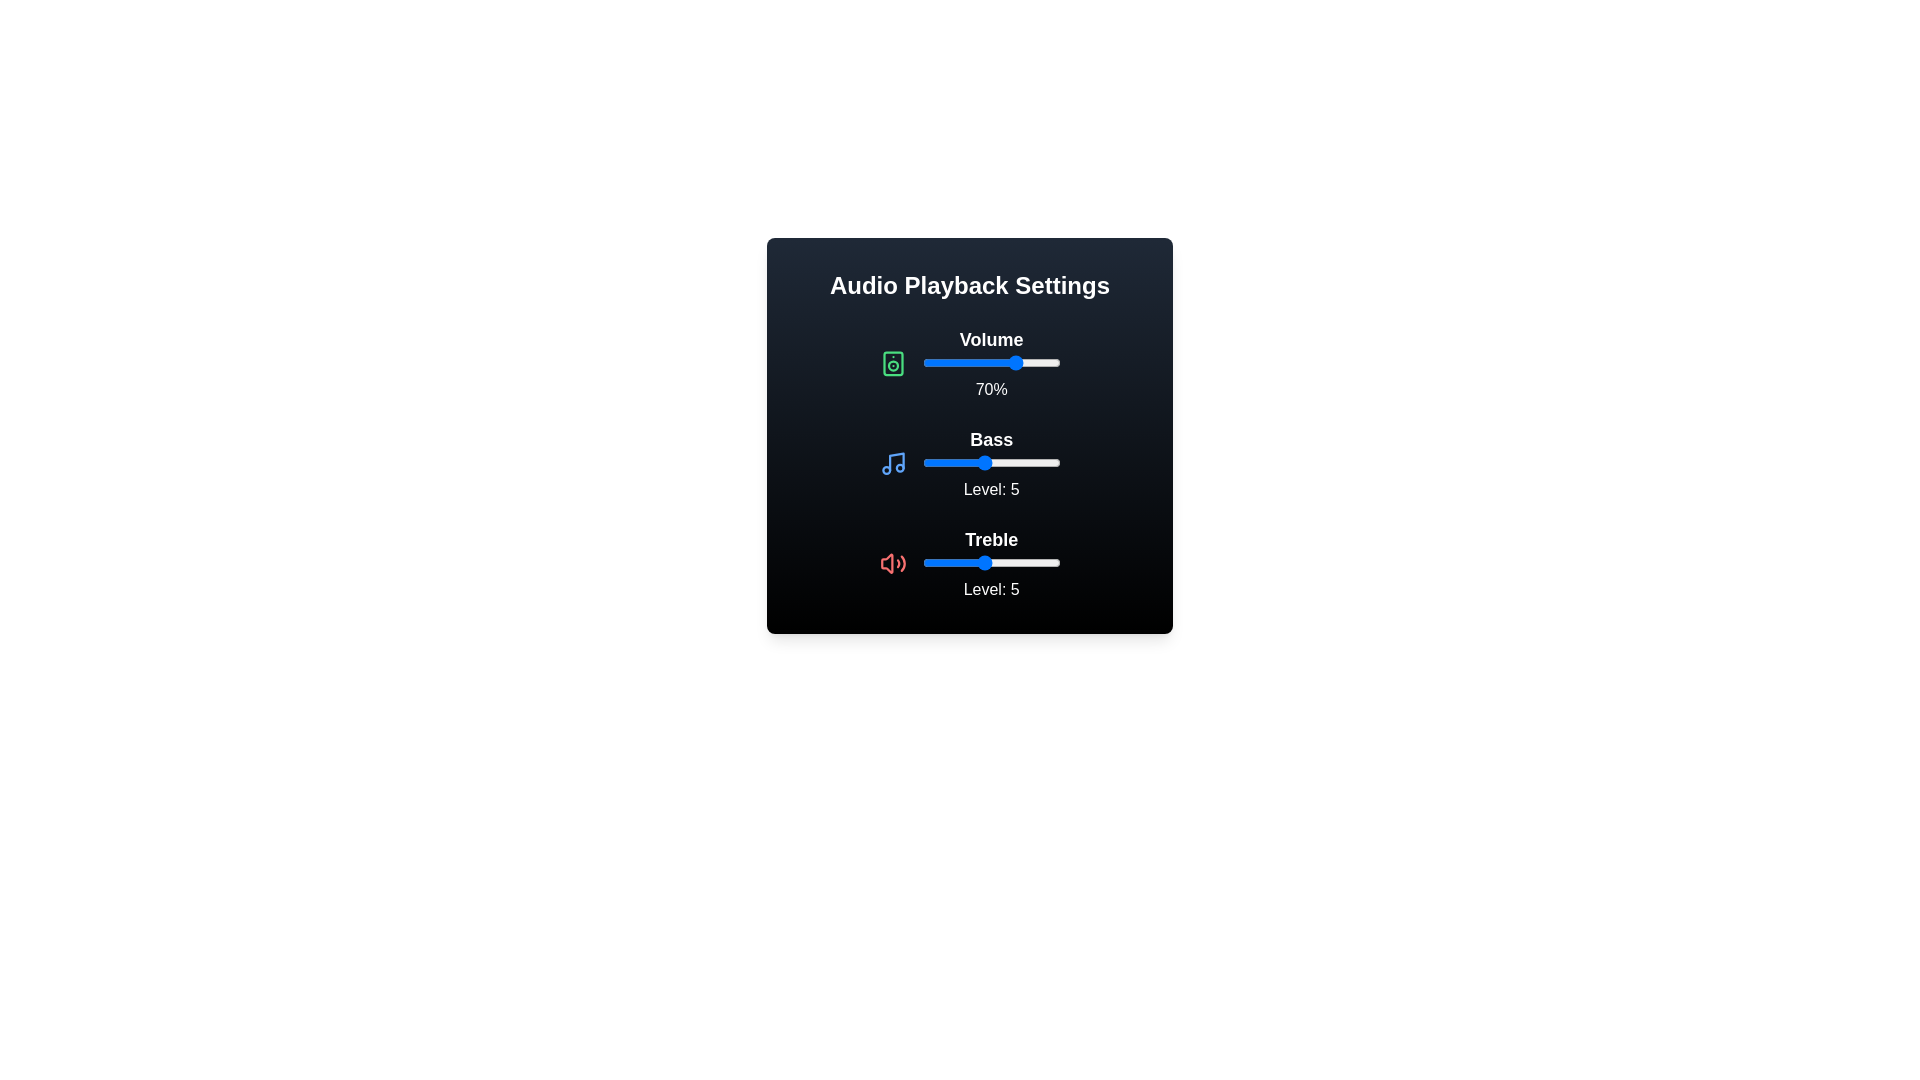 Image resolution: width=1920 pixels, height=1080 pixels. What do you see at coordinates (952, 563) in the screenshot?
I see `the treble level` at bounding box center [952, 563].